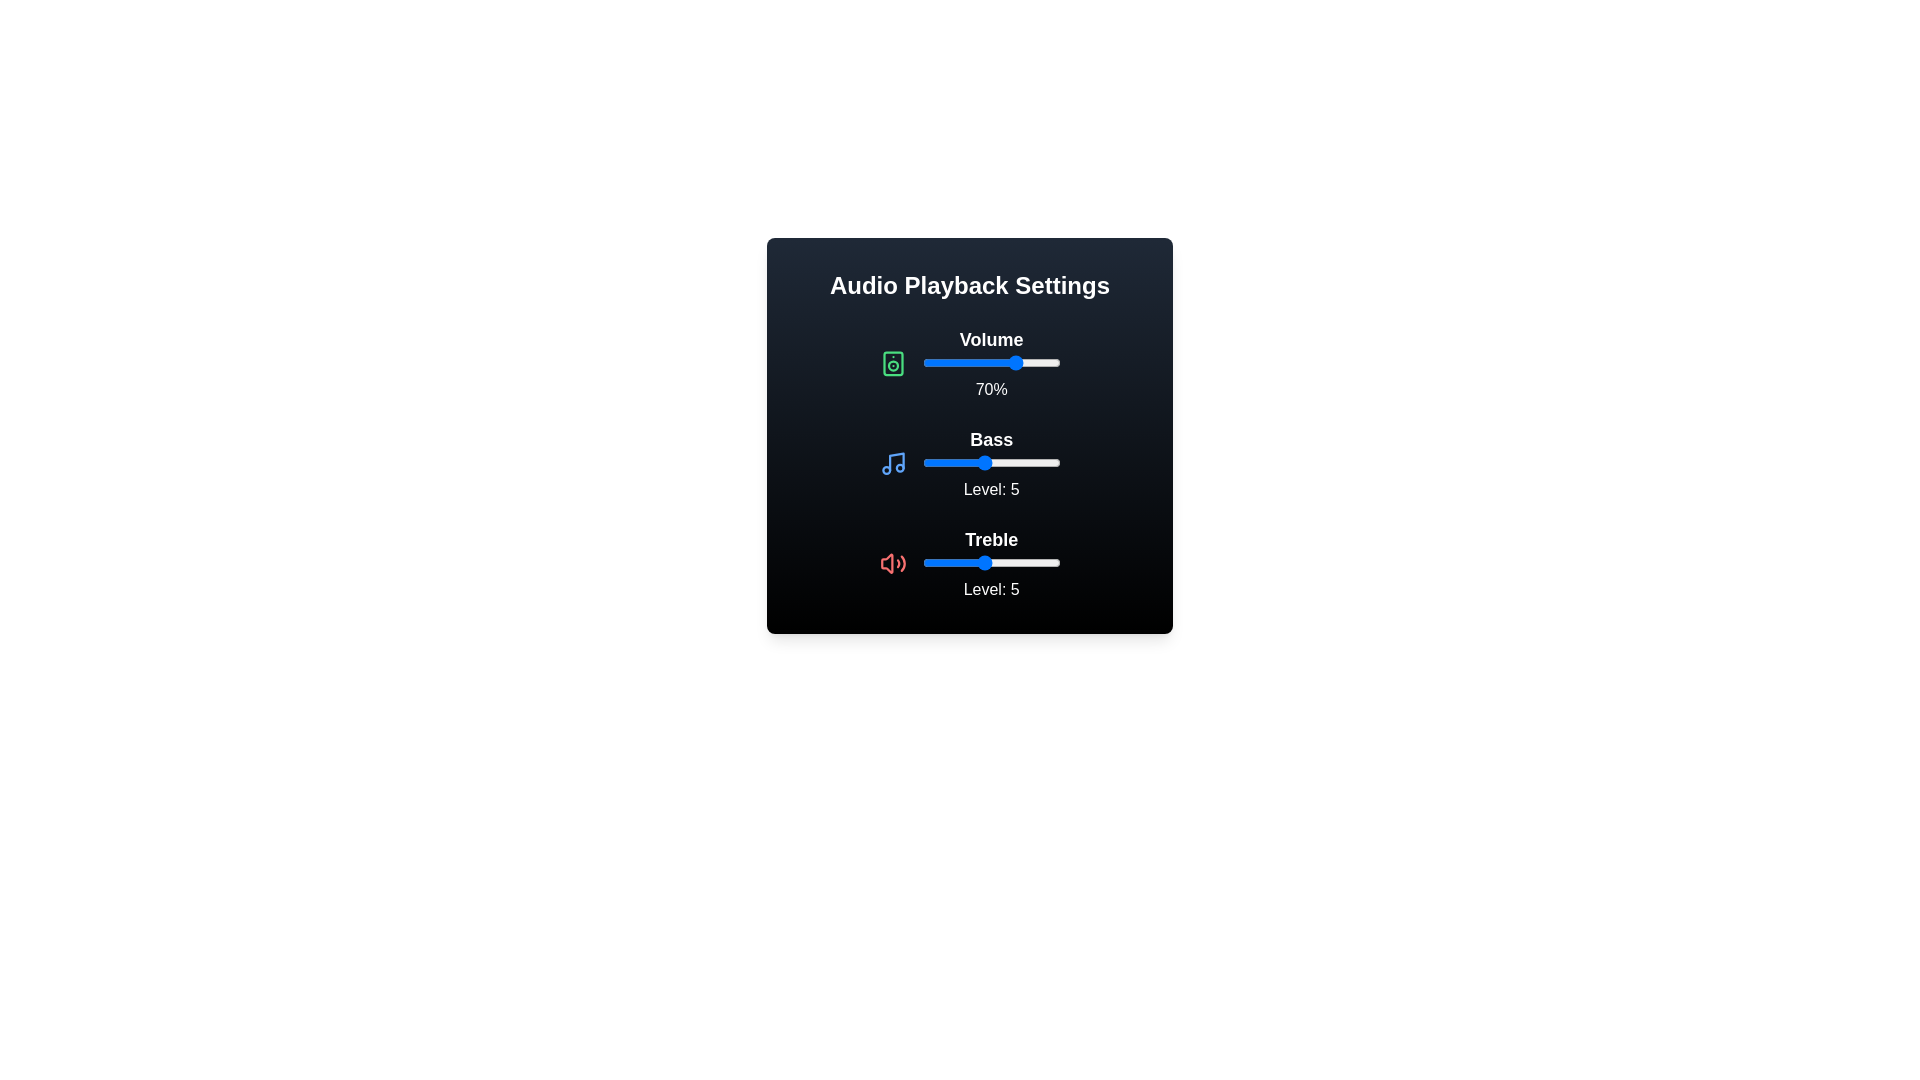 Image resolution: width=1920 pixels, height=1080 pixels. What do you see at coordinates (952, 563) in the screenshot?
I see `the treble level` at bounding box center [952, 563].